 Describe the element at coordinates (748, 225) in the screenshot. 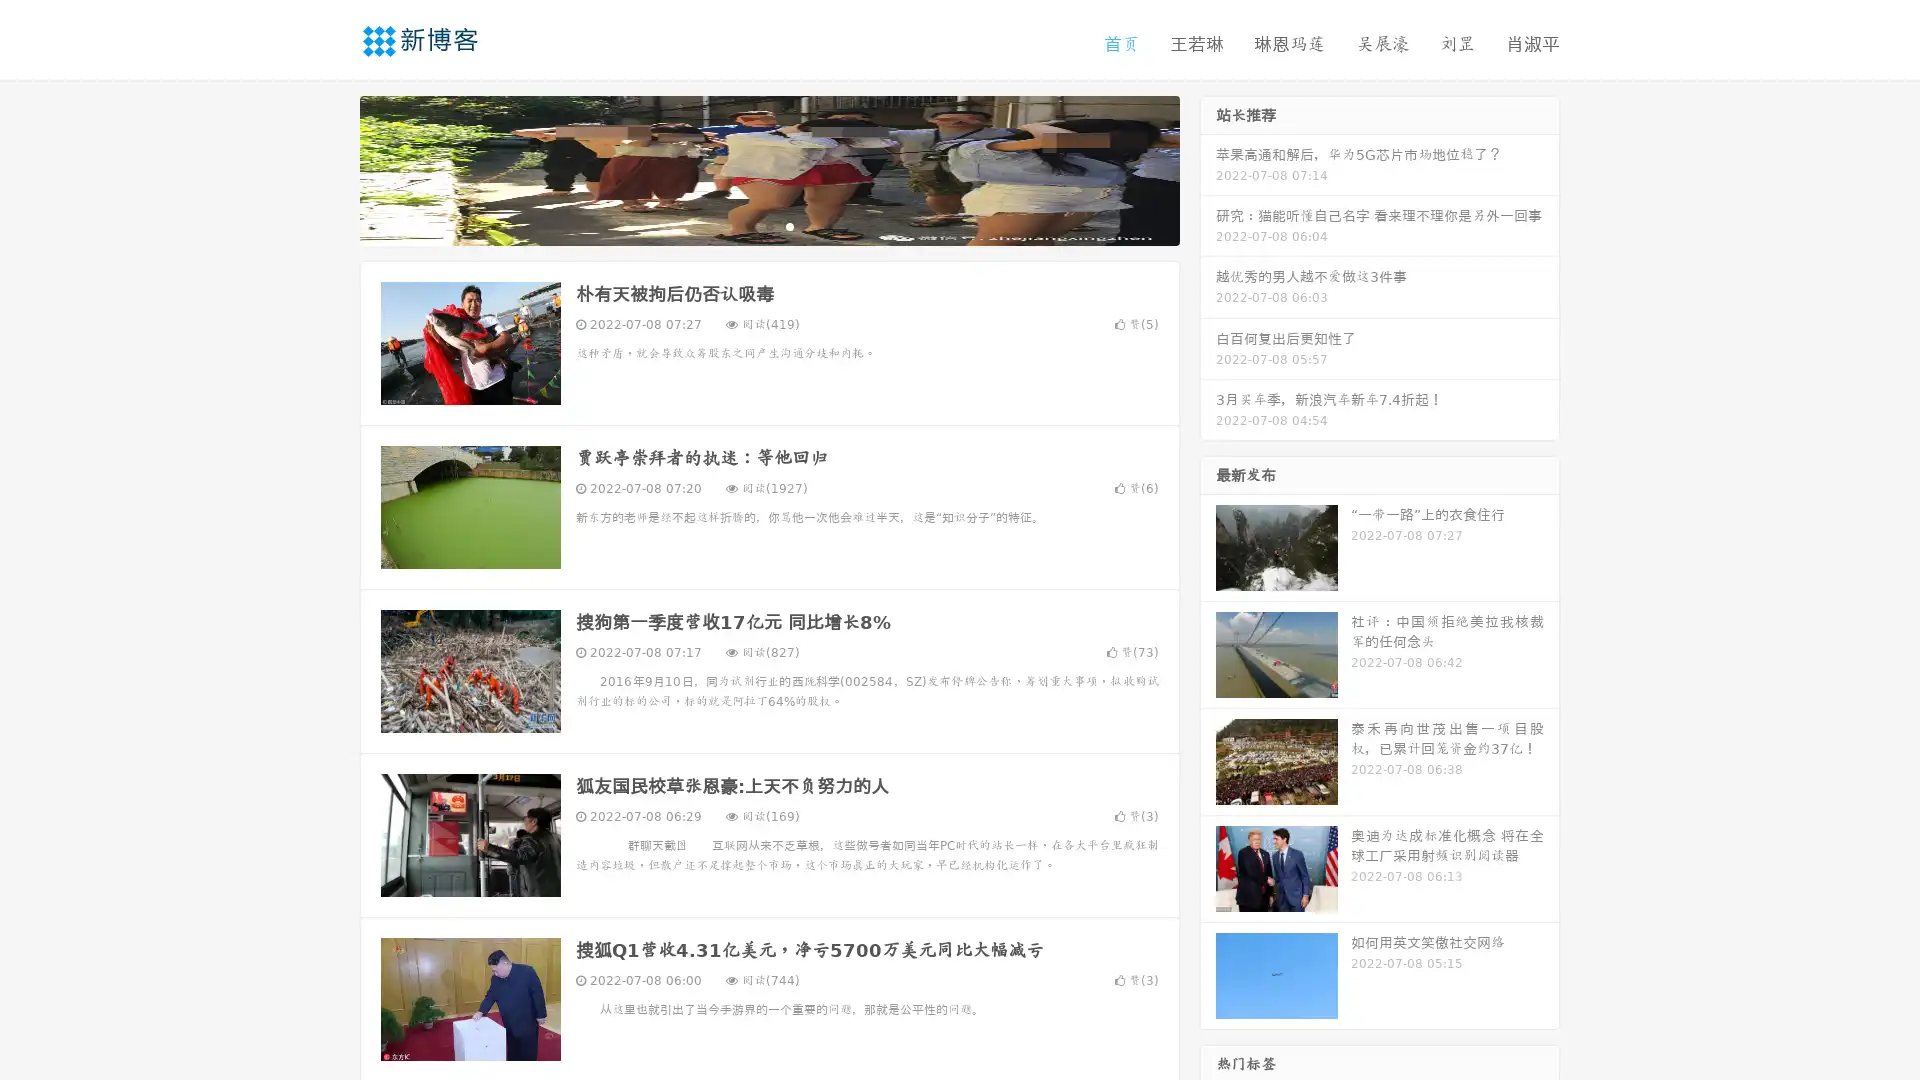

I see `Go to slide 1` at that location.